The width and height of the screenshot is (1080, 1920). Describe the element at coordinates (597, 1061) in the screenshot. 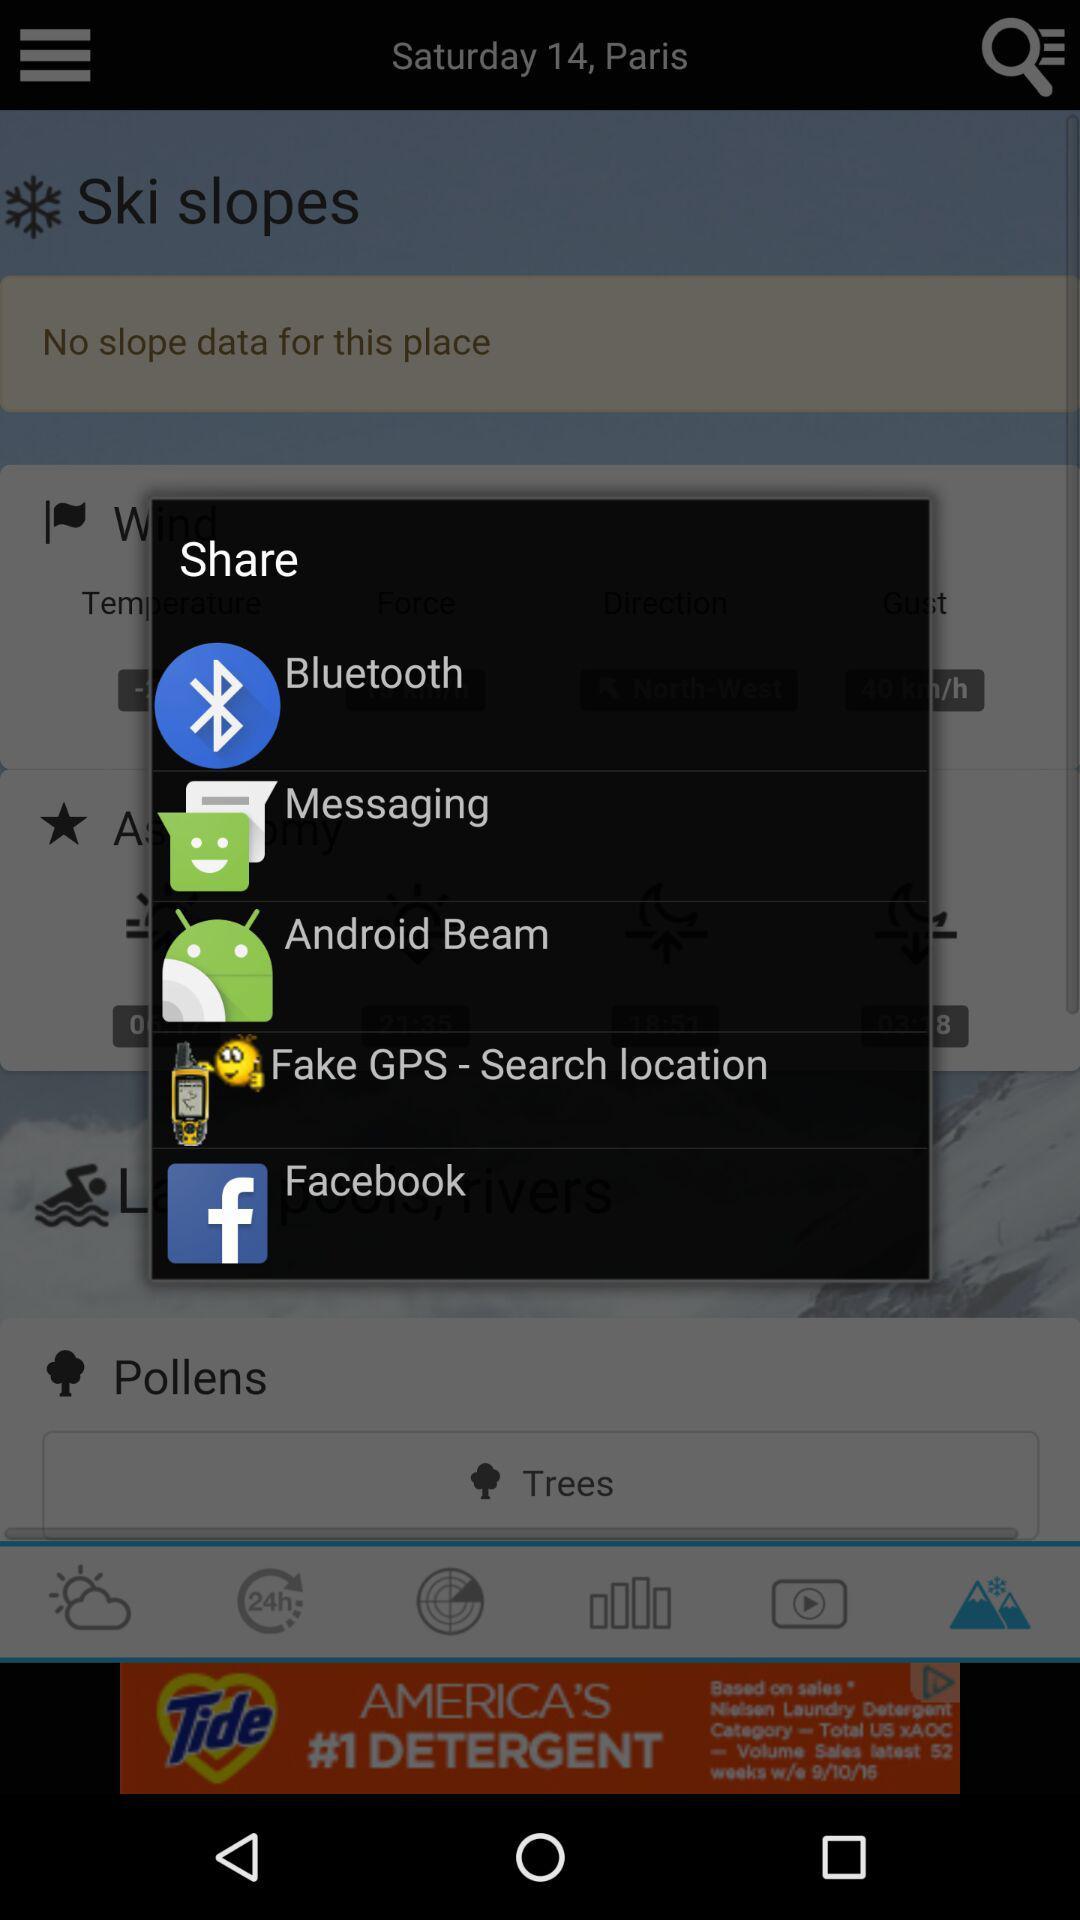

I see `fake gps search icon` at that location.